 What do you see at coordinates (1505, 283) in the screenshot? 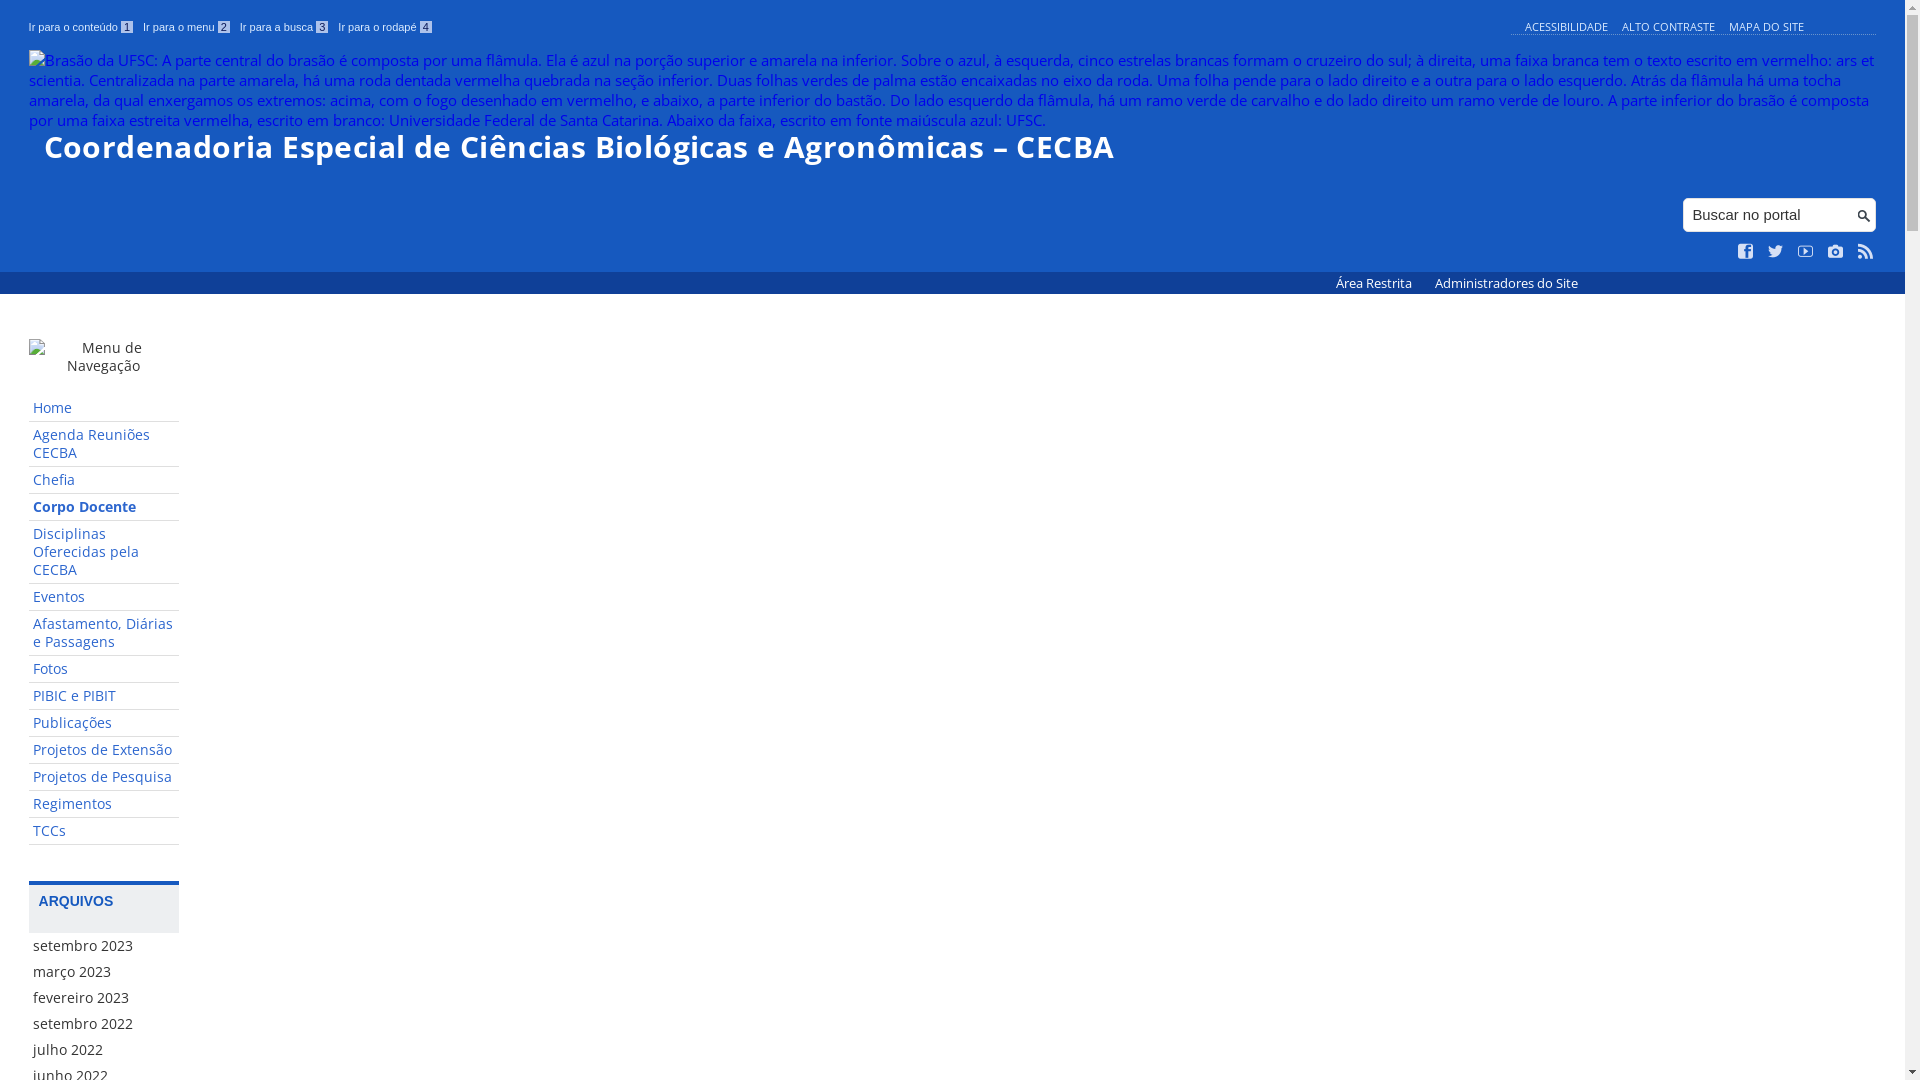
I see `'Administradores do Site'` at bounding box center [1505, 283].